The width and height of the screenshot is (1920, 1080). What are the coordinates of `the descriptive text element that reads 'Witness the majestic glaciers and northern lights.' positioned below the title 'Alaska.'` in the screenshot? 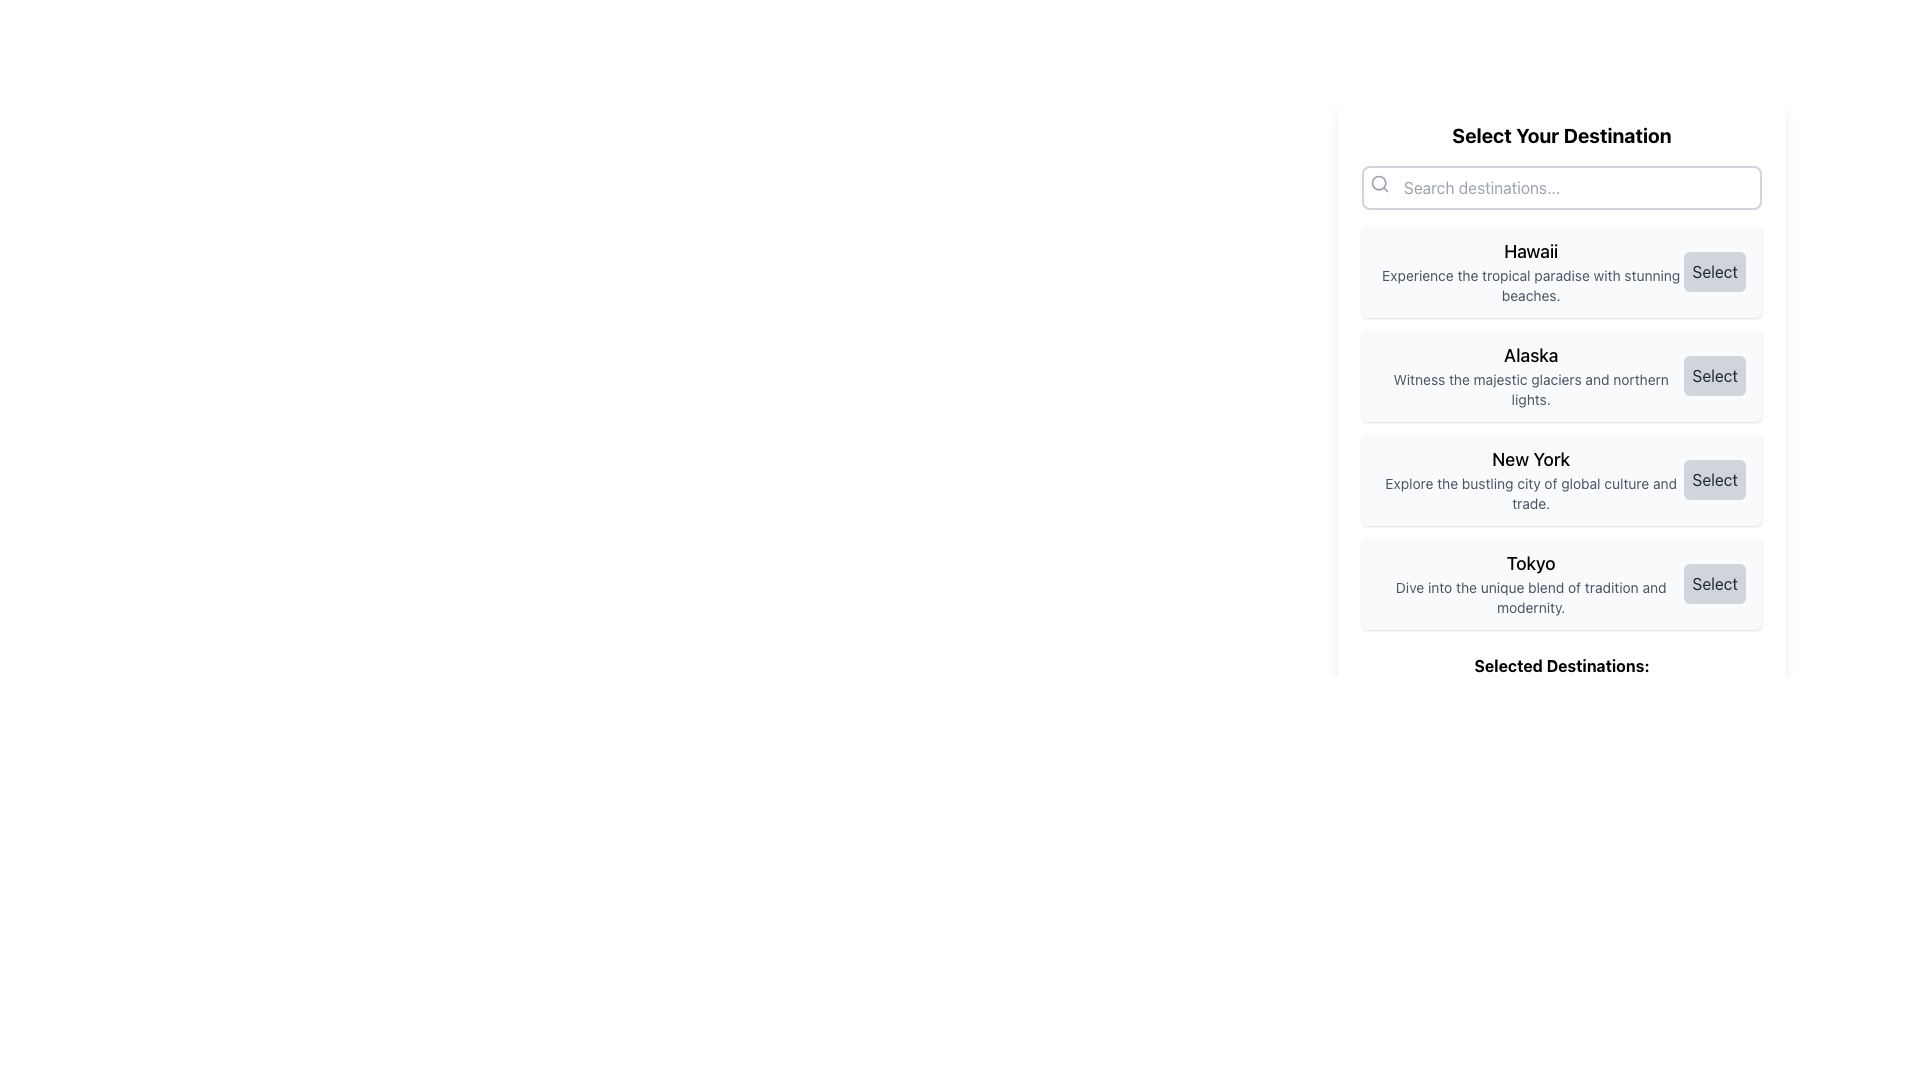 It's located at (1530, 389).